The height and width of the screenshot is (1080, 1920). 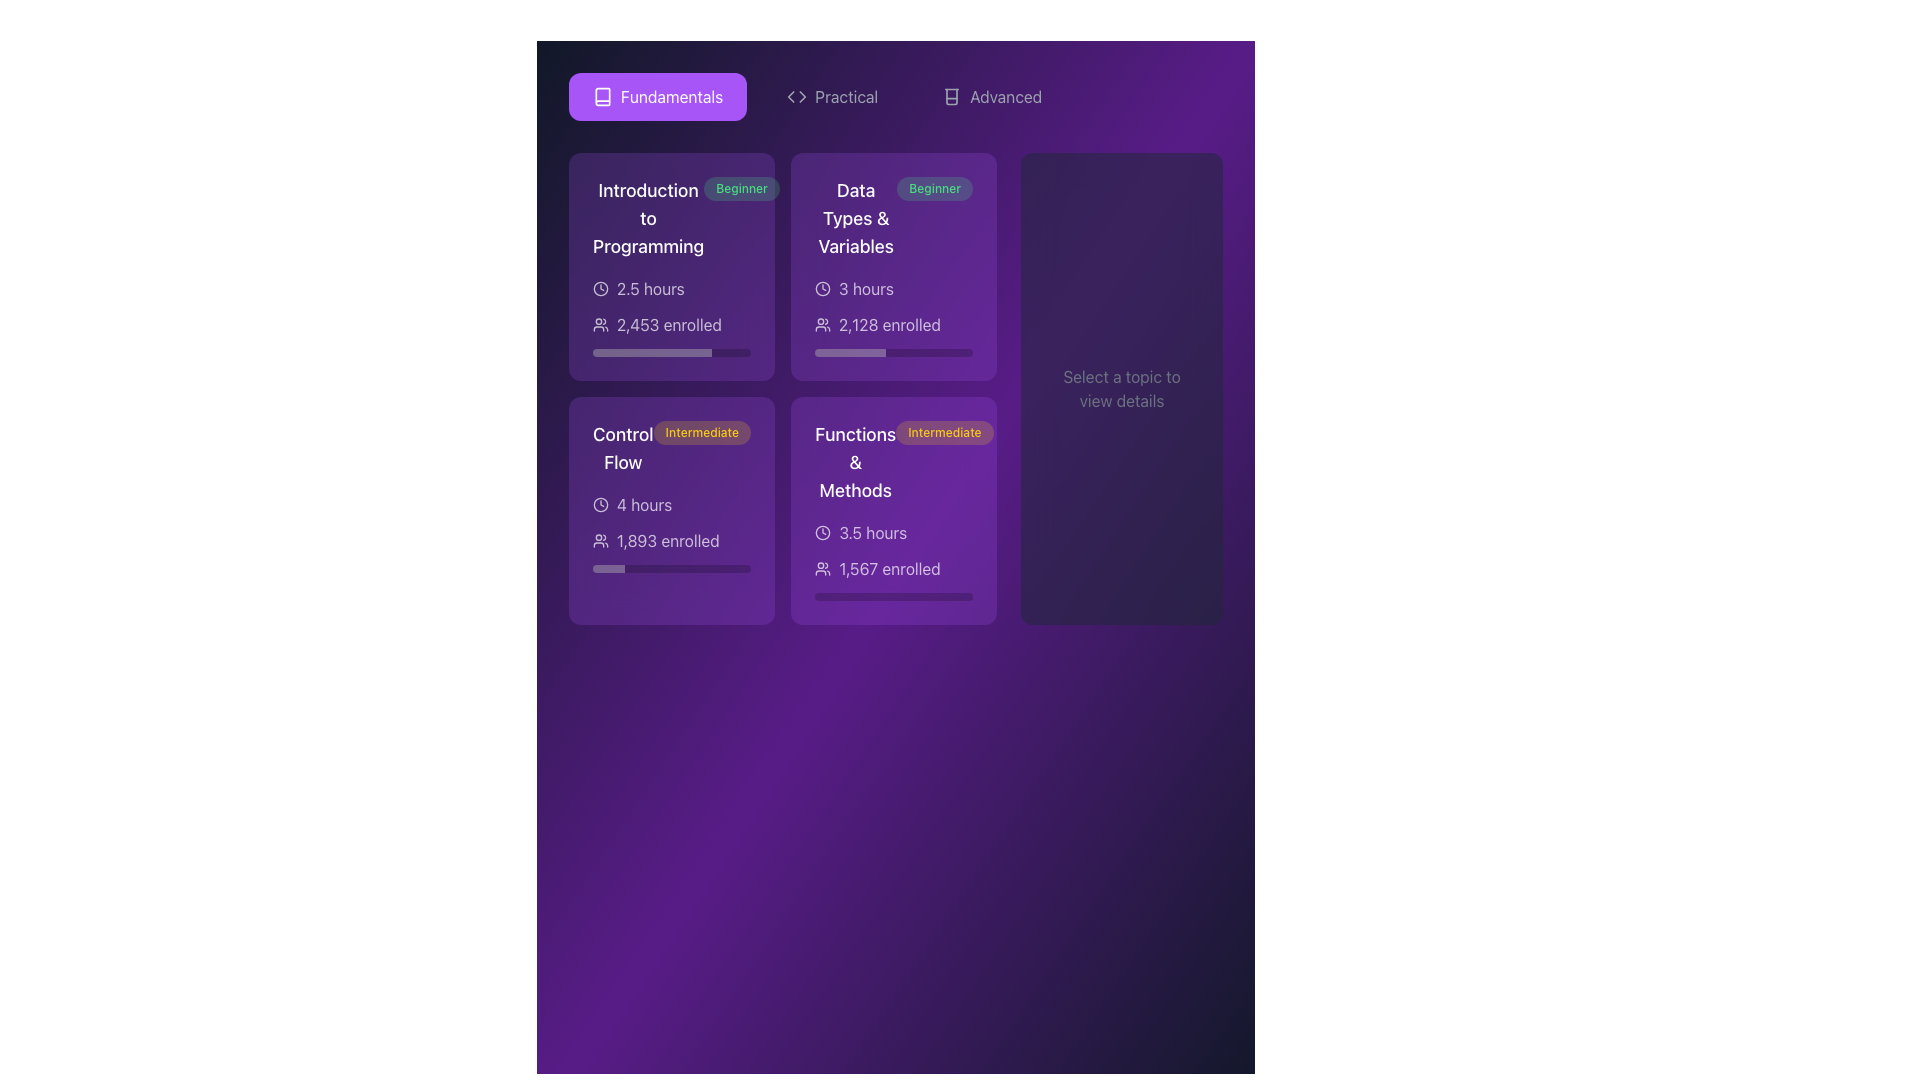 What do you see at coordinates (892, 596) in the screenshot?
I see `the horizontal progress bar located at the bottom of the 'Functions & Methods' card, which has a dark gray background and a rounded shape` at bounding box center [892, 596].